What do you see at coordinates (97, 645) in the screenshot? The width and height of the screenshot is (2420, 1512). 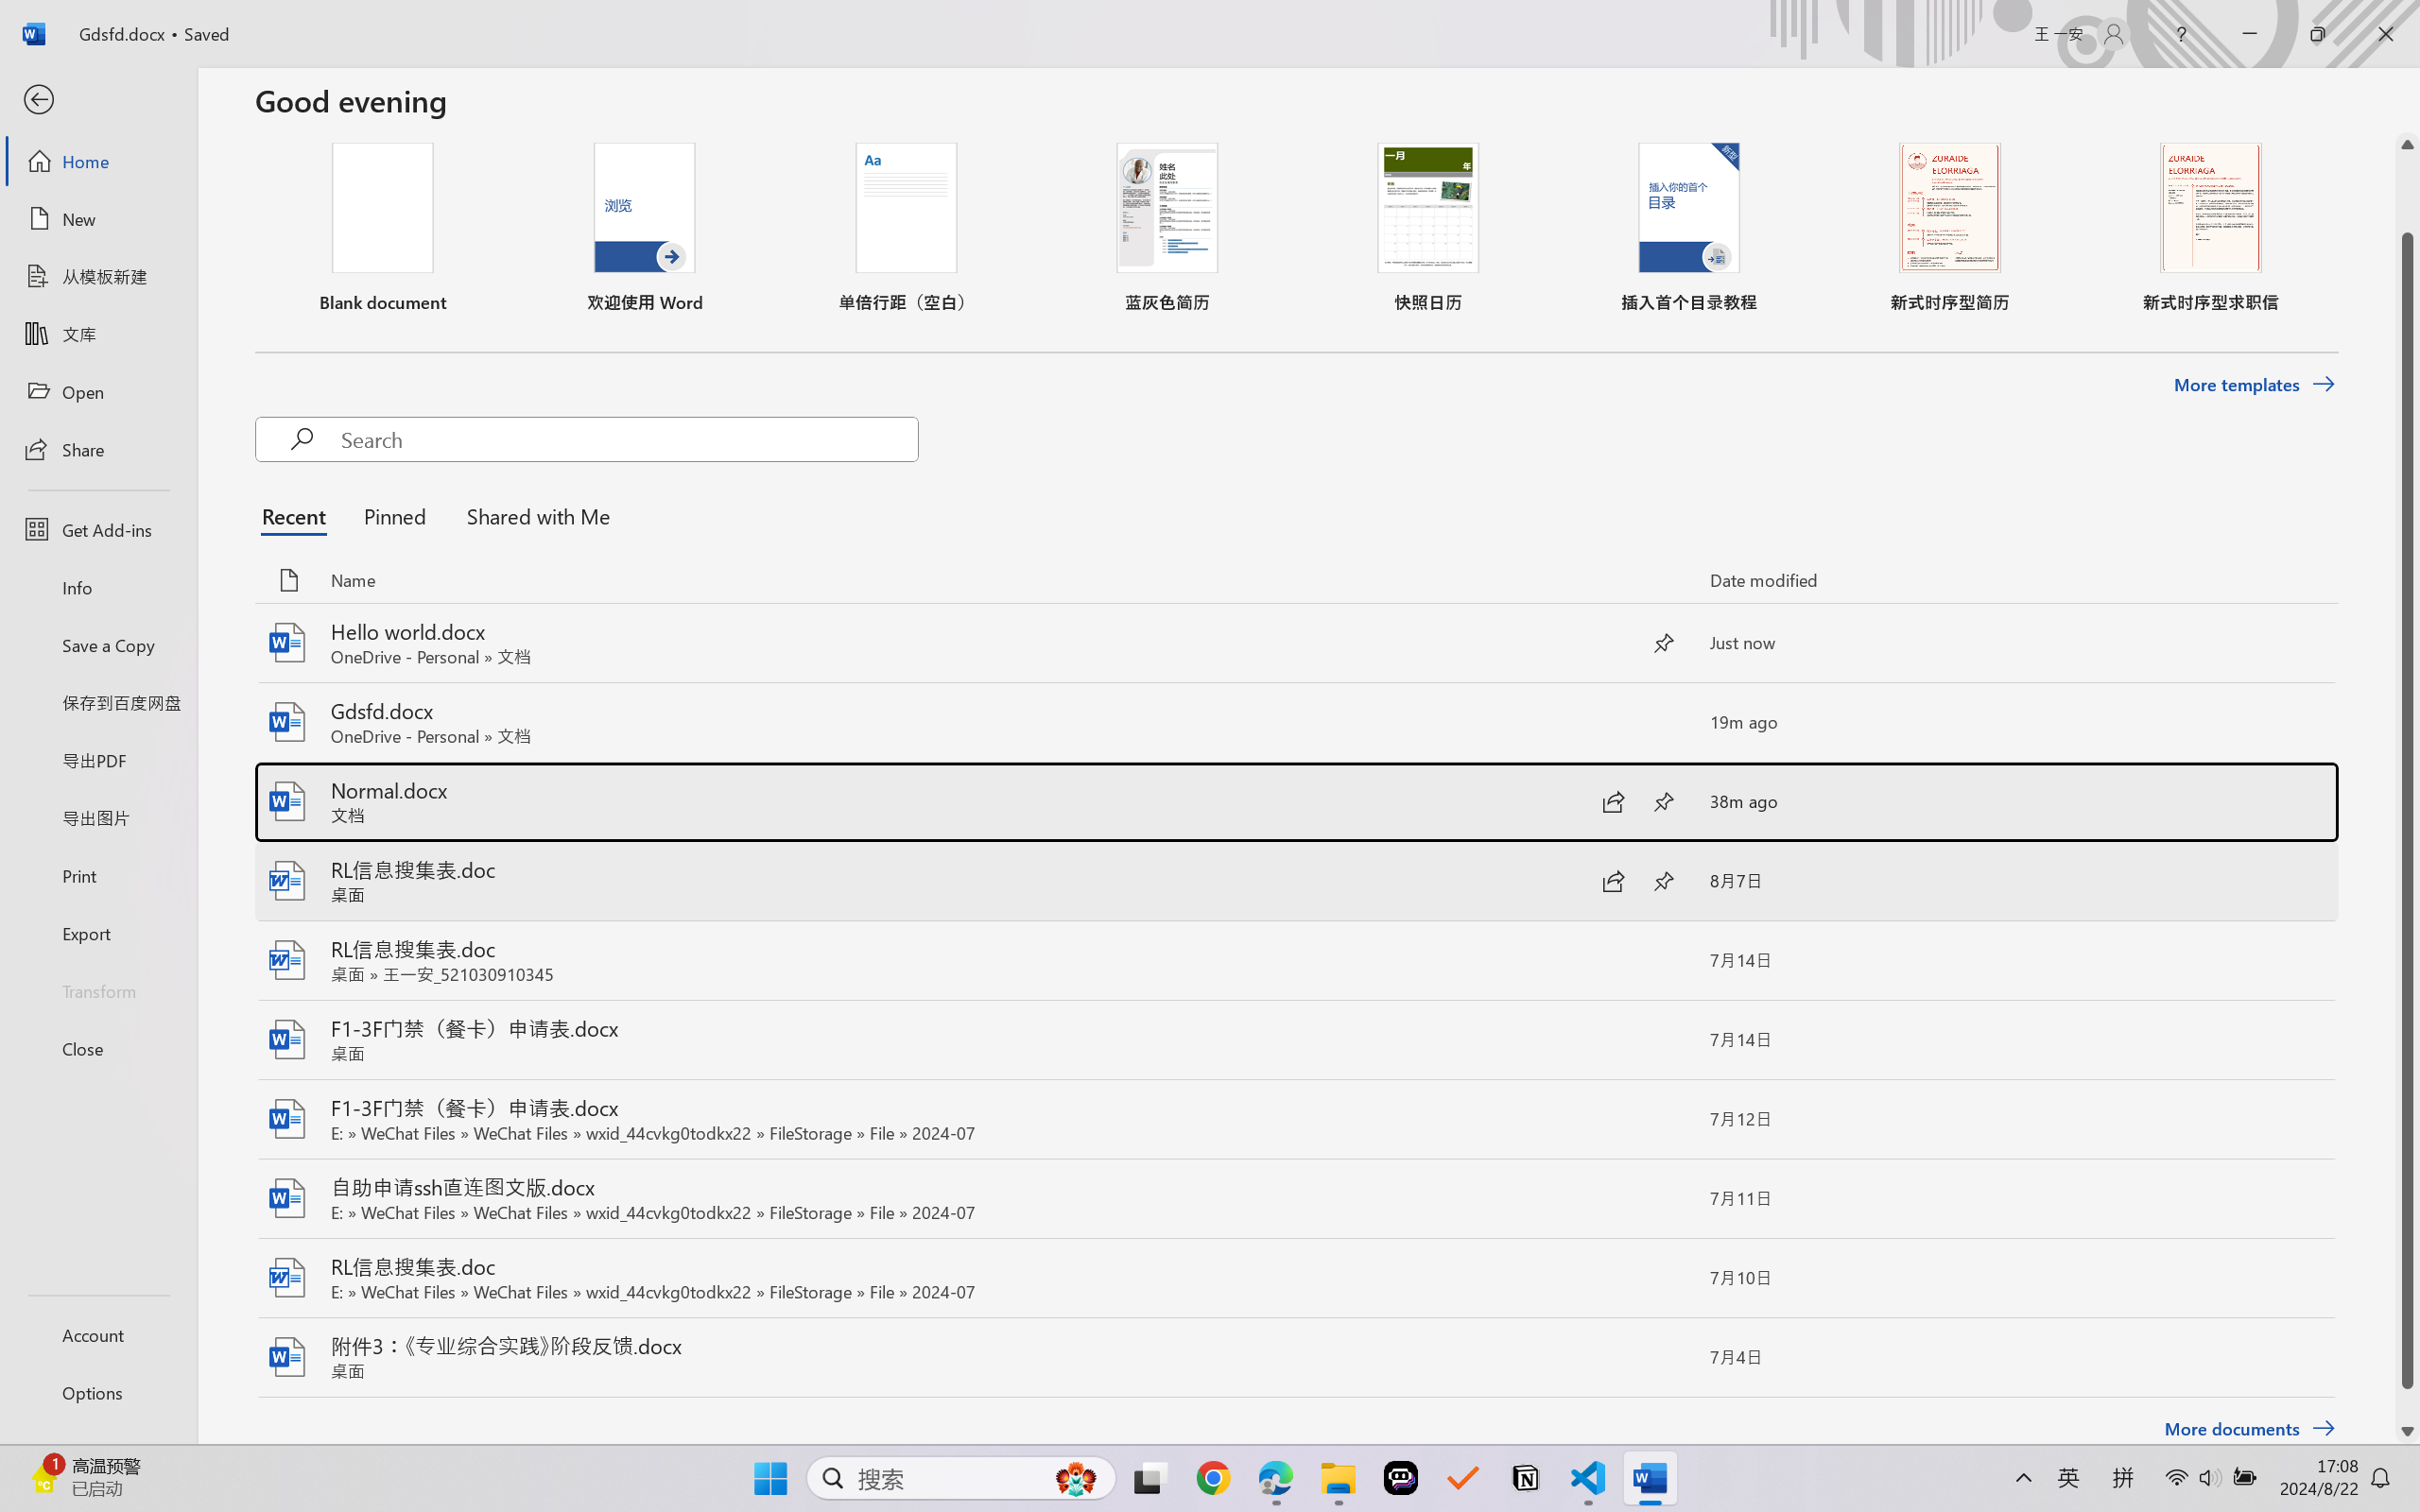 I see `'Save a Copy'` at bounding box center [97, 645].